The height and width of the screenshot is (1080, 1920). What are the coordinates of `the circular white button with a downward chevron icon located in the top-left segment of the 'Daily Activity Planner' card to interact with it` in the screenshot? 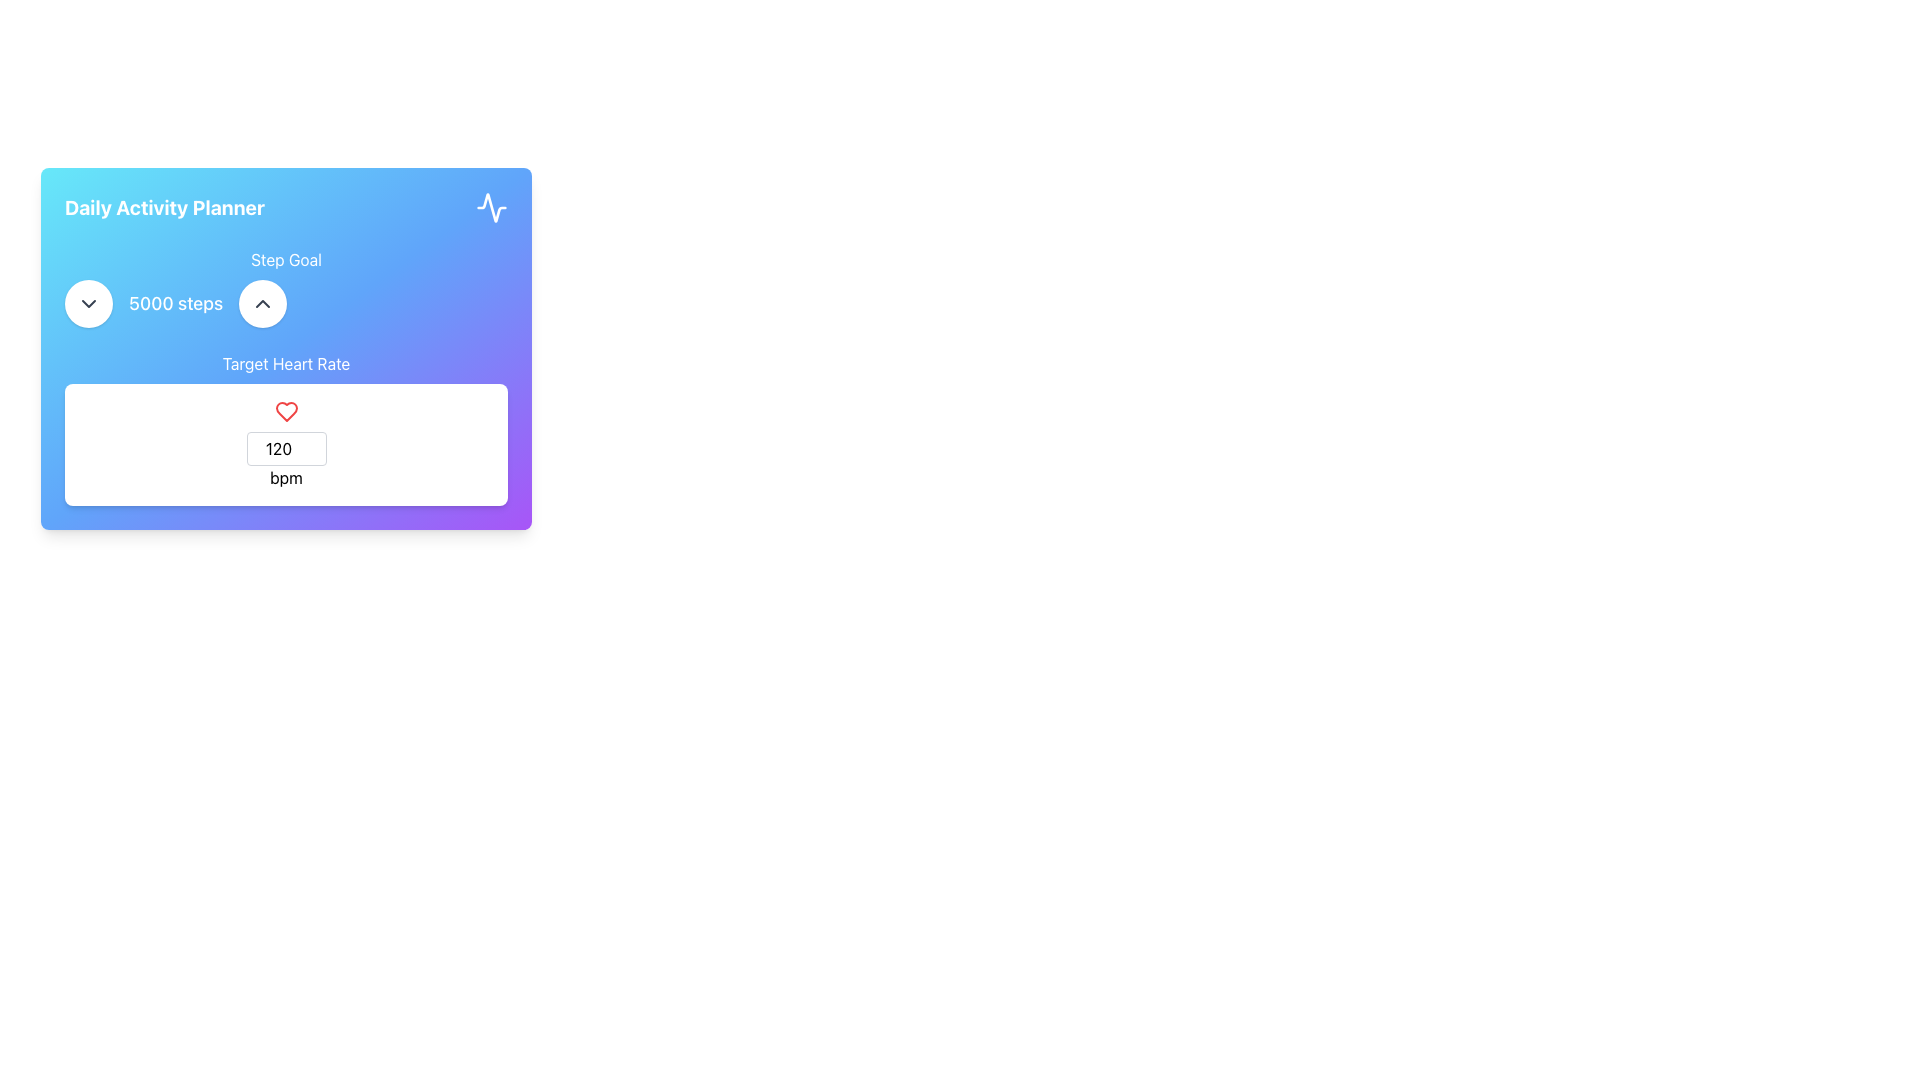 It's located at (88, 304).